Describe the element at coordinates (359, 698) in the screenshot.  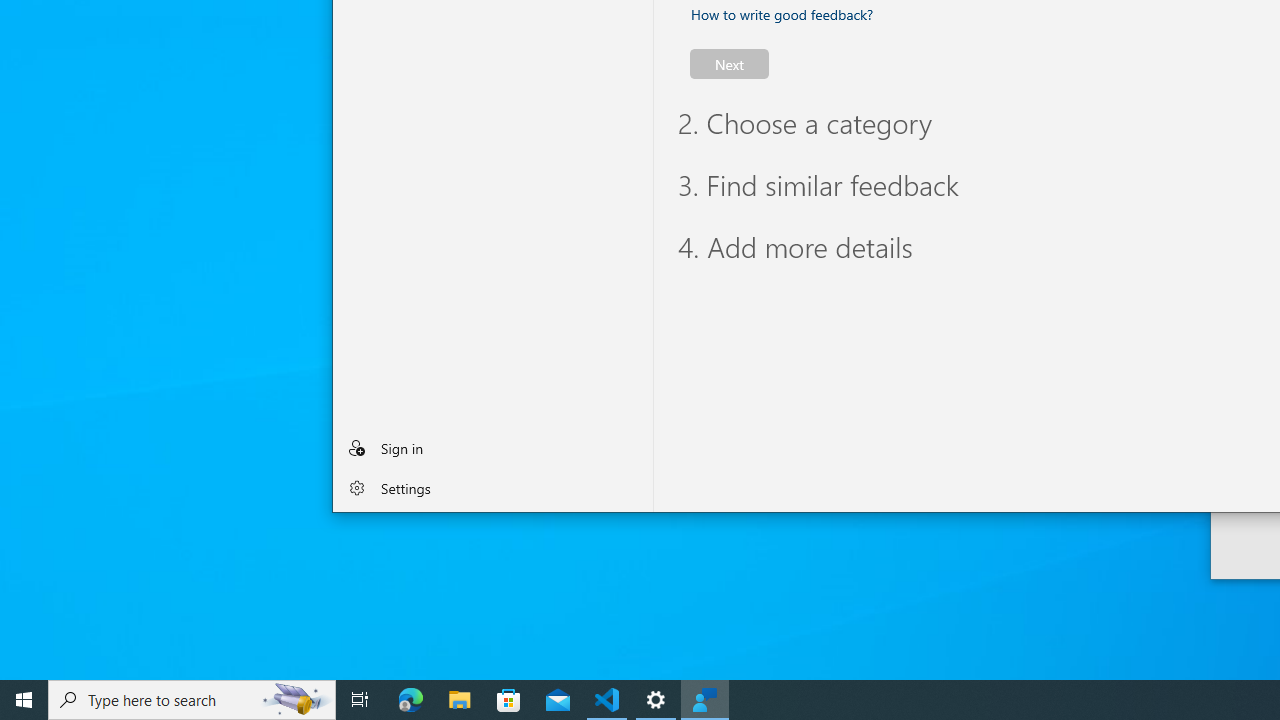
I see `'Task View'` at that location.